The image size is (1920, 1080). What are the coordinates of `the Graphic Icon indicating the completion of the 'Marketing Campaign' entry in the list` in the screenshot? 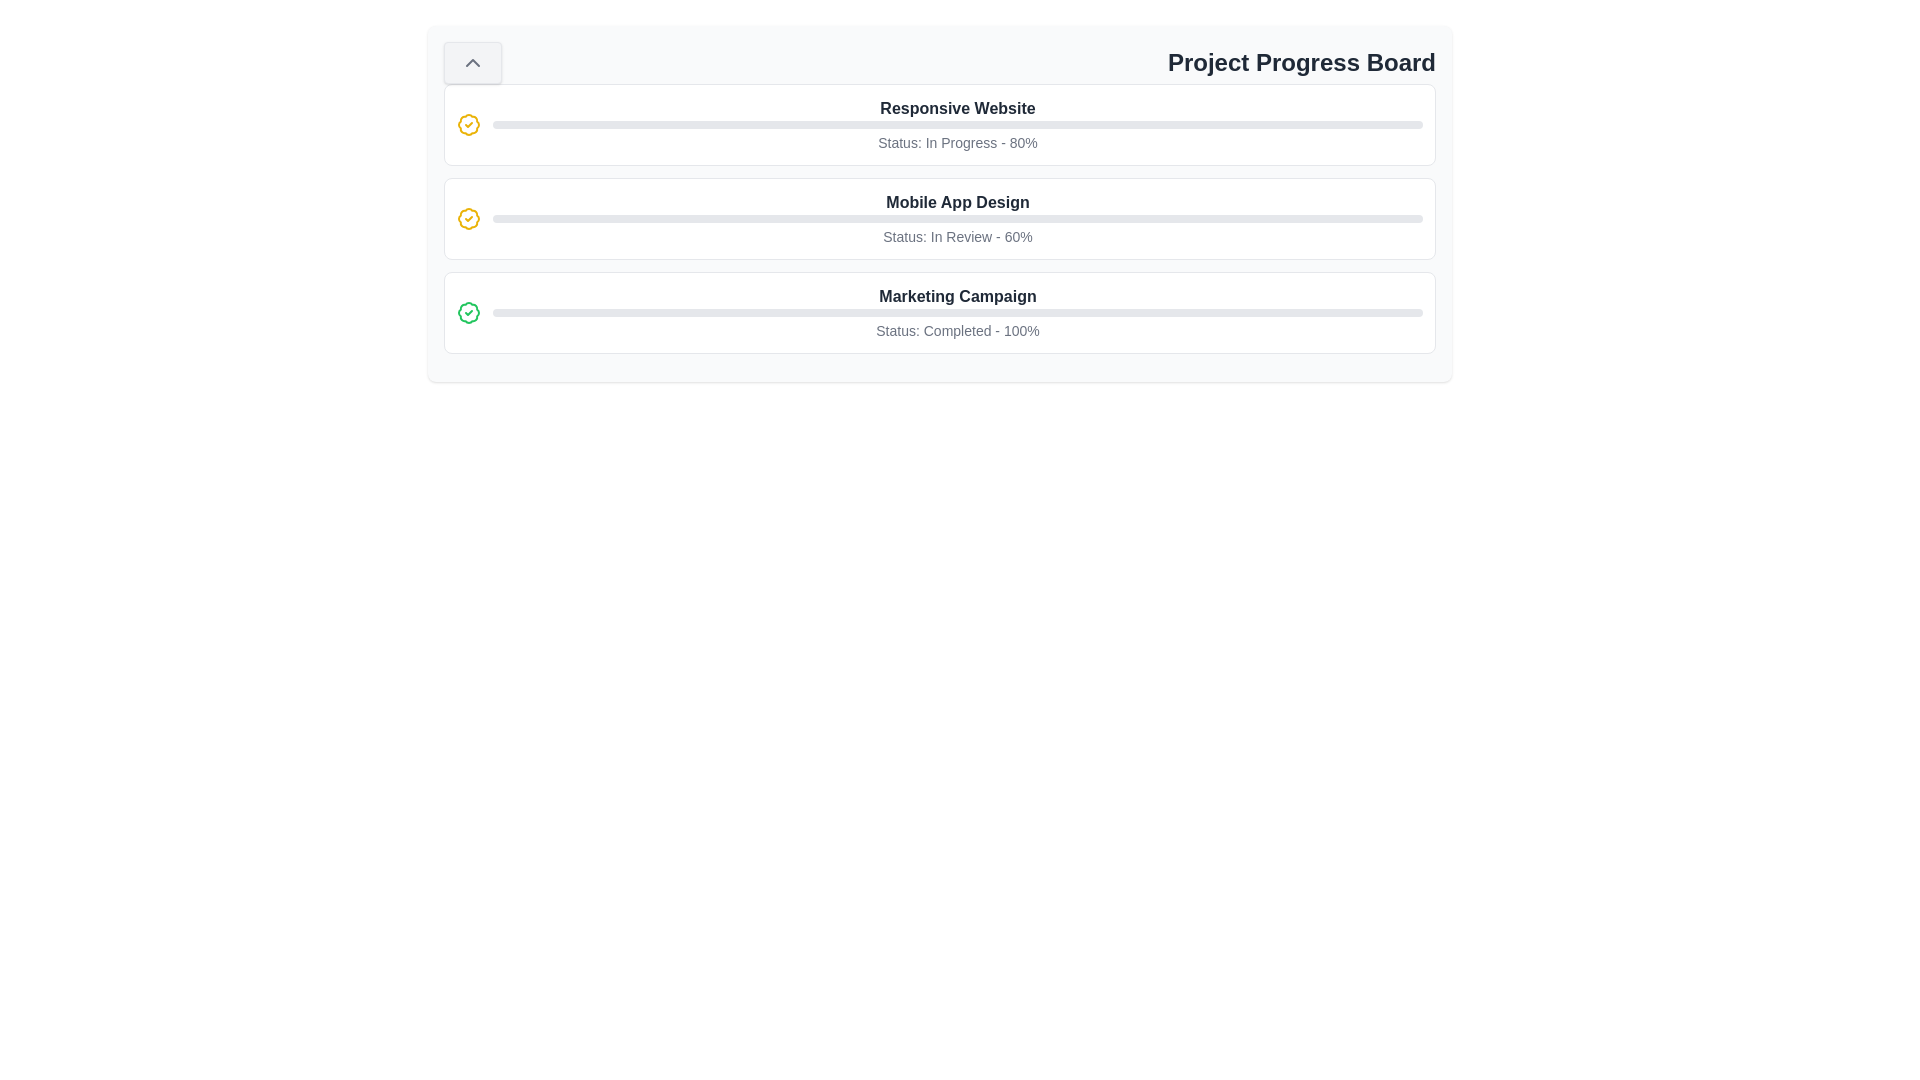 It's located at (468, 312).